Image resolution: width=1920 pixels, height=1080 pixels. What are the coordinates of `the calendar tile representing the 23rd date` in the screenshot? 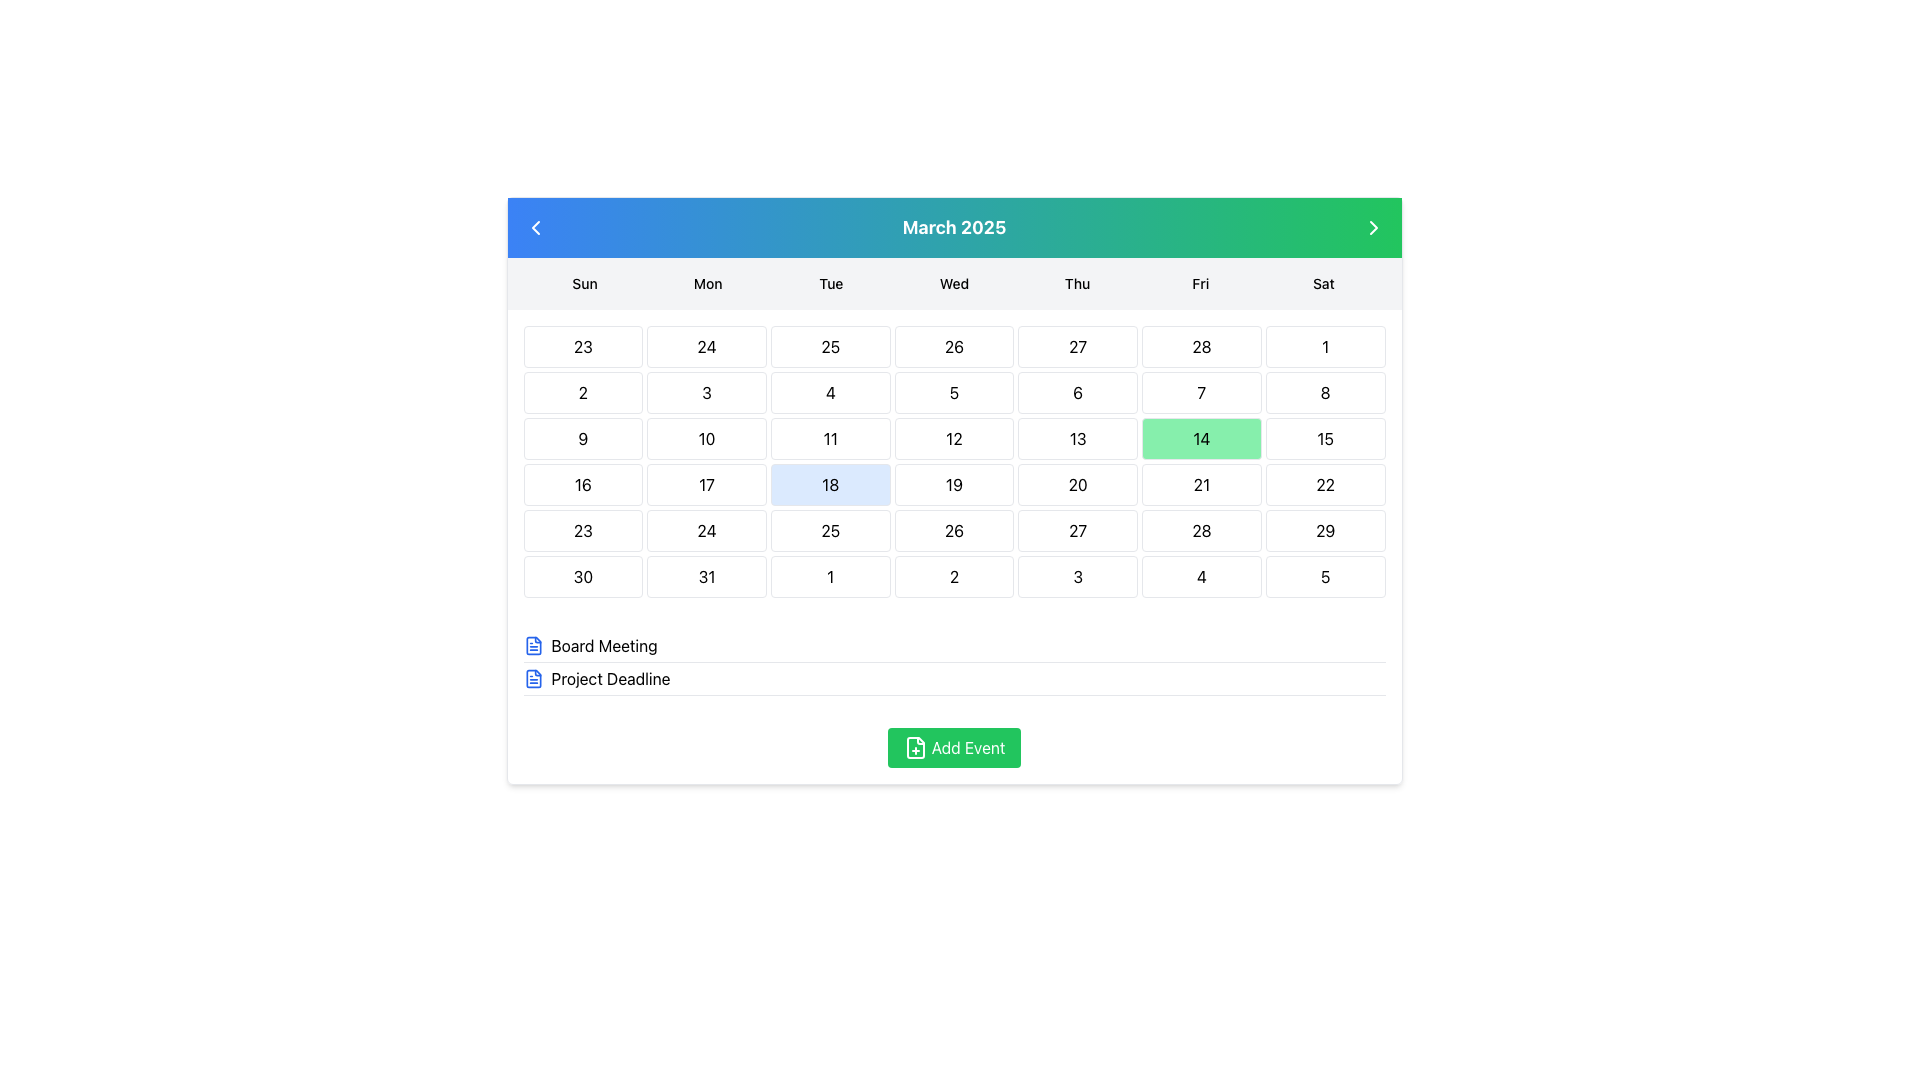 It's located at (582, 346).